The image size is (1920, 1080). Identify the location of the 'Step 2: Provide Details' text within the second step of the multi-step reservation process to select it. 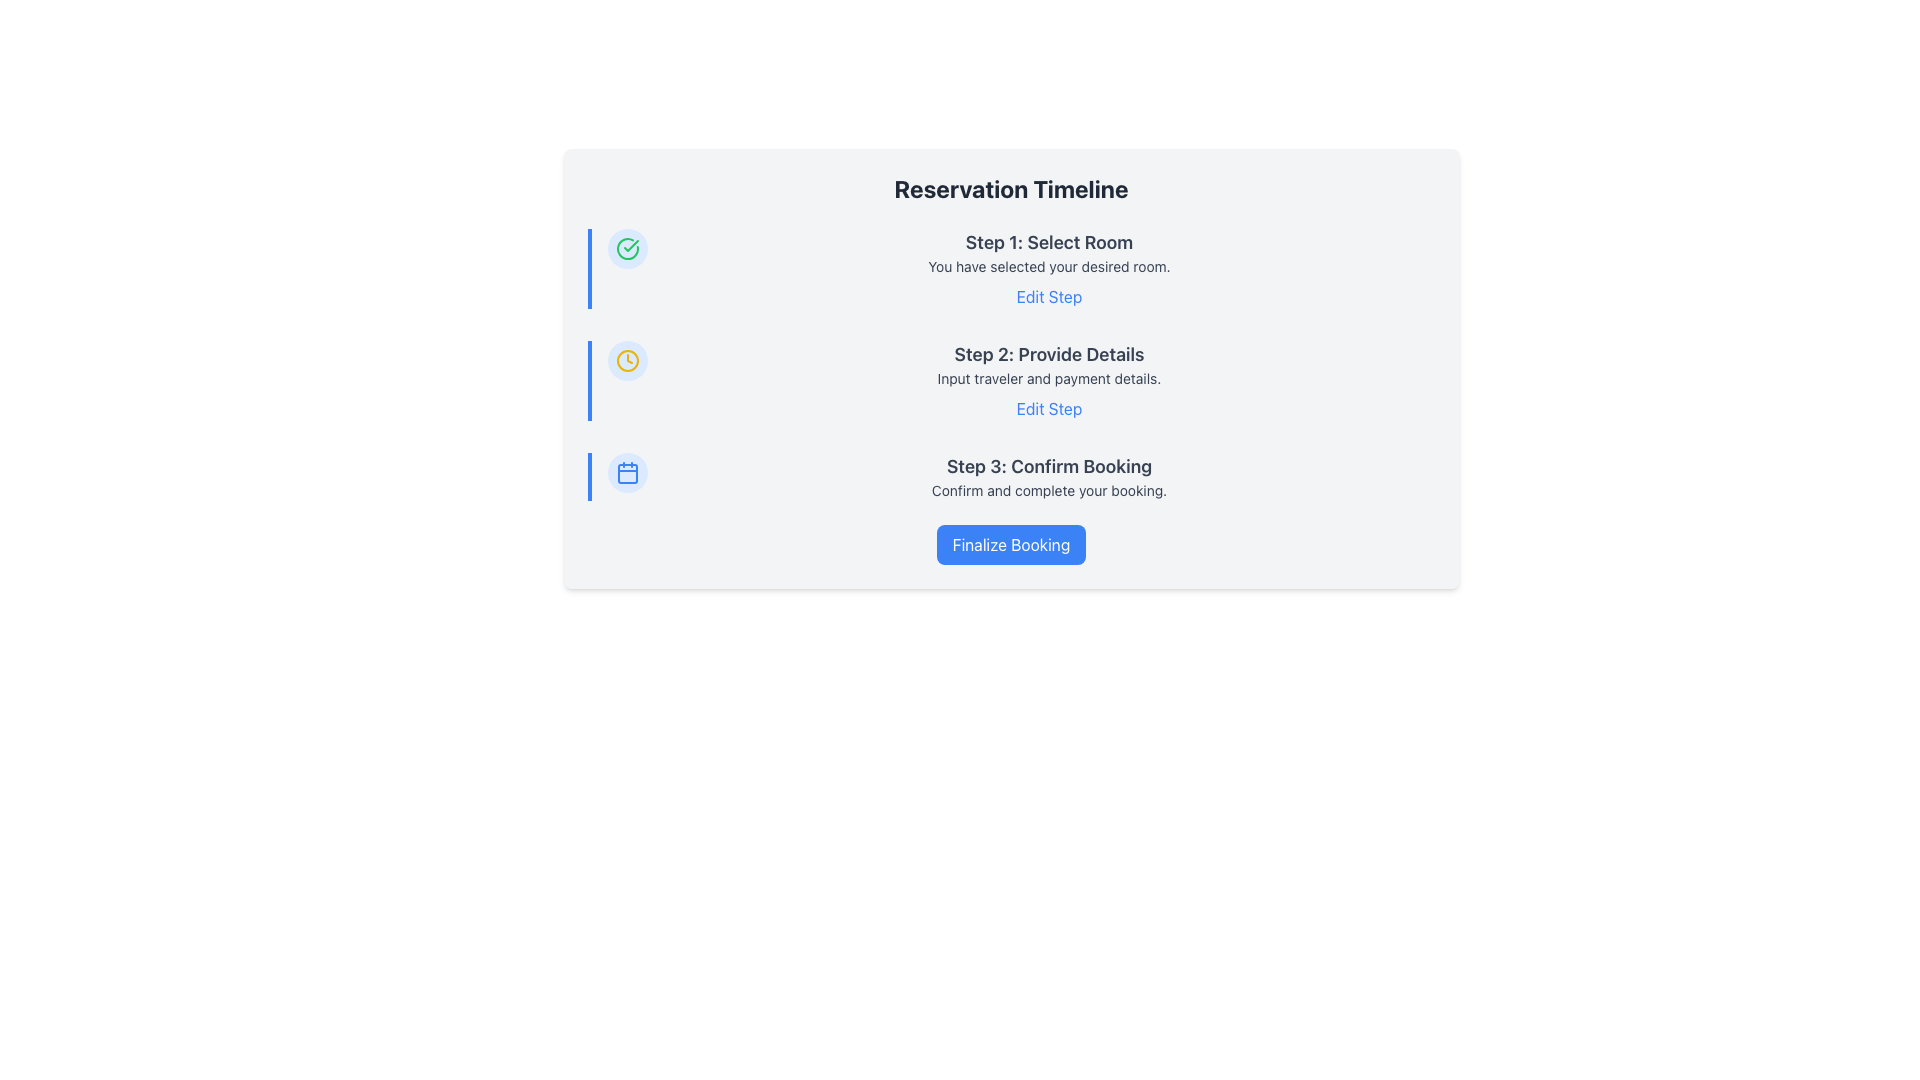
(1011, 381).